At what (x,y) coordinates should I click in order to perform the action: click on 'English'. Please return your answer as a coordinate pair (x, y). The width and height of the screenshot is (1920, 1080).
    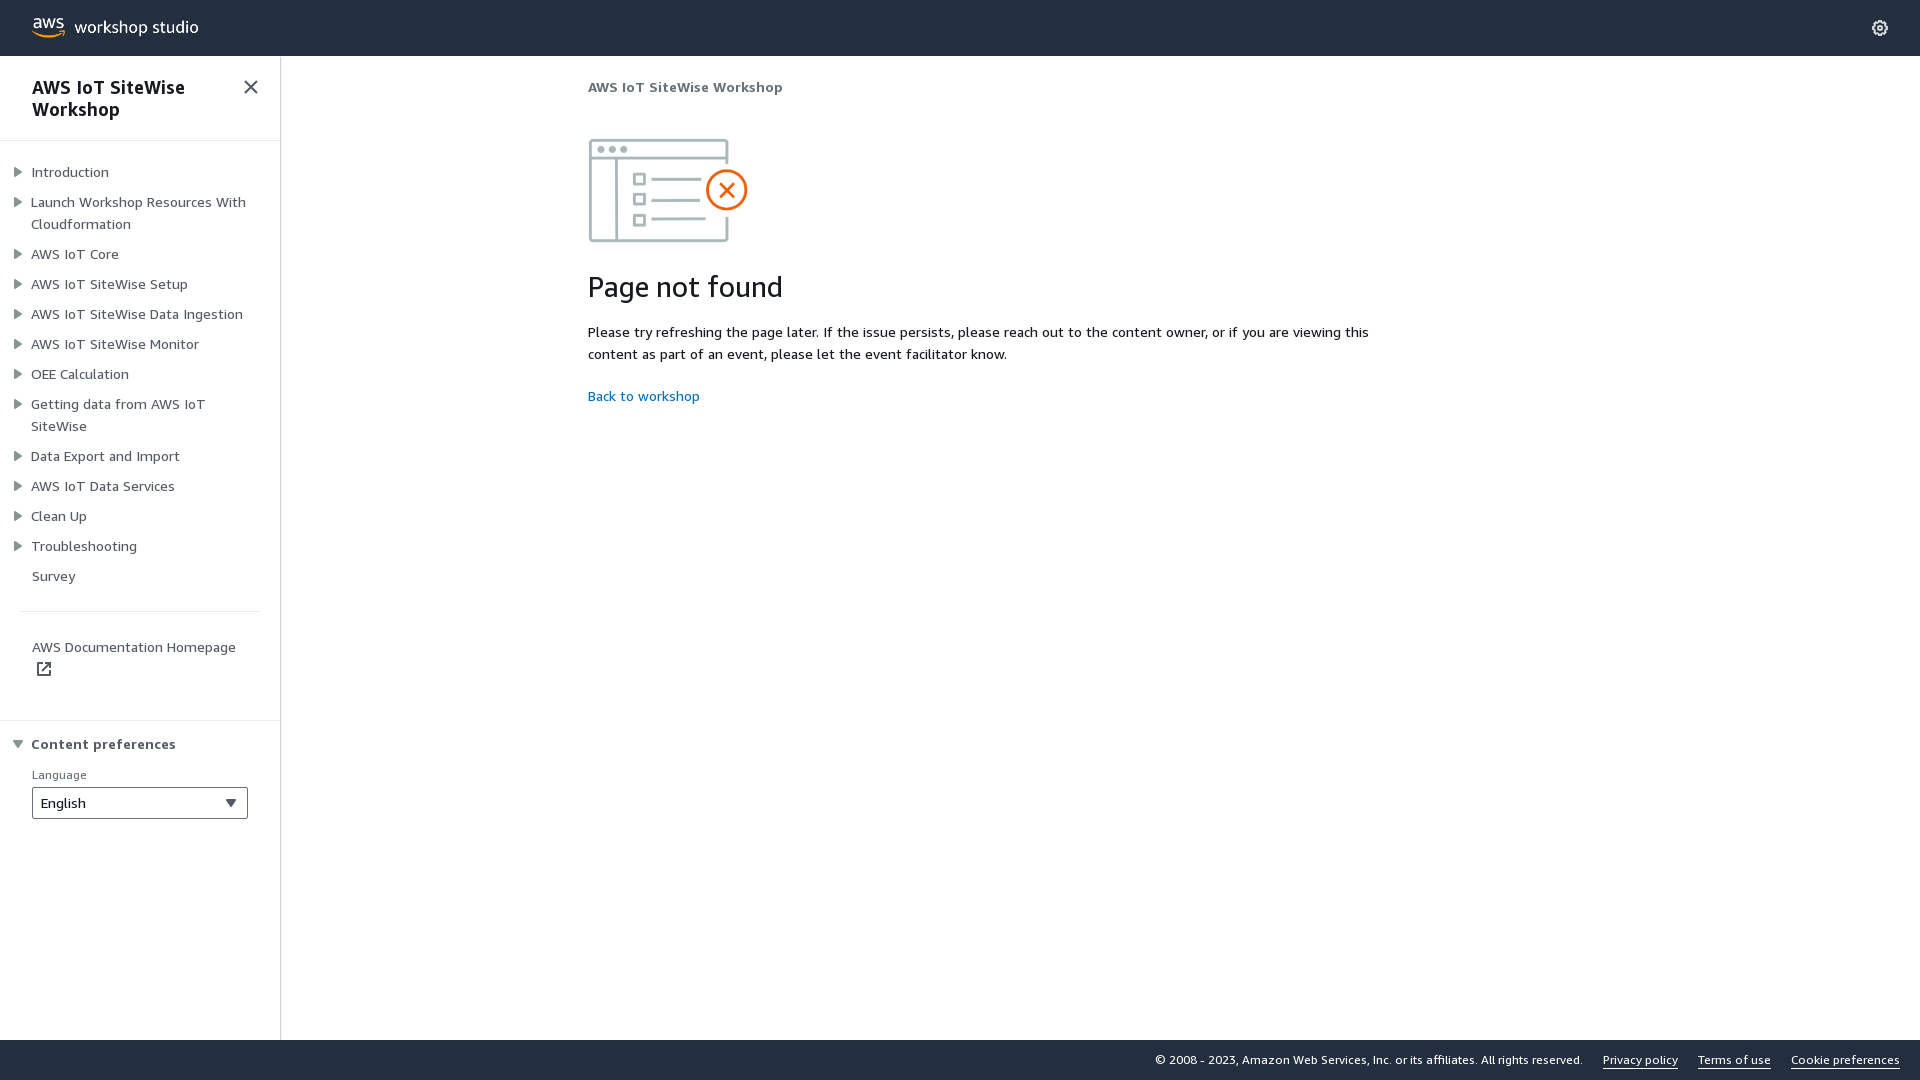
    Looking at the image, I should click on (138, 801).